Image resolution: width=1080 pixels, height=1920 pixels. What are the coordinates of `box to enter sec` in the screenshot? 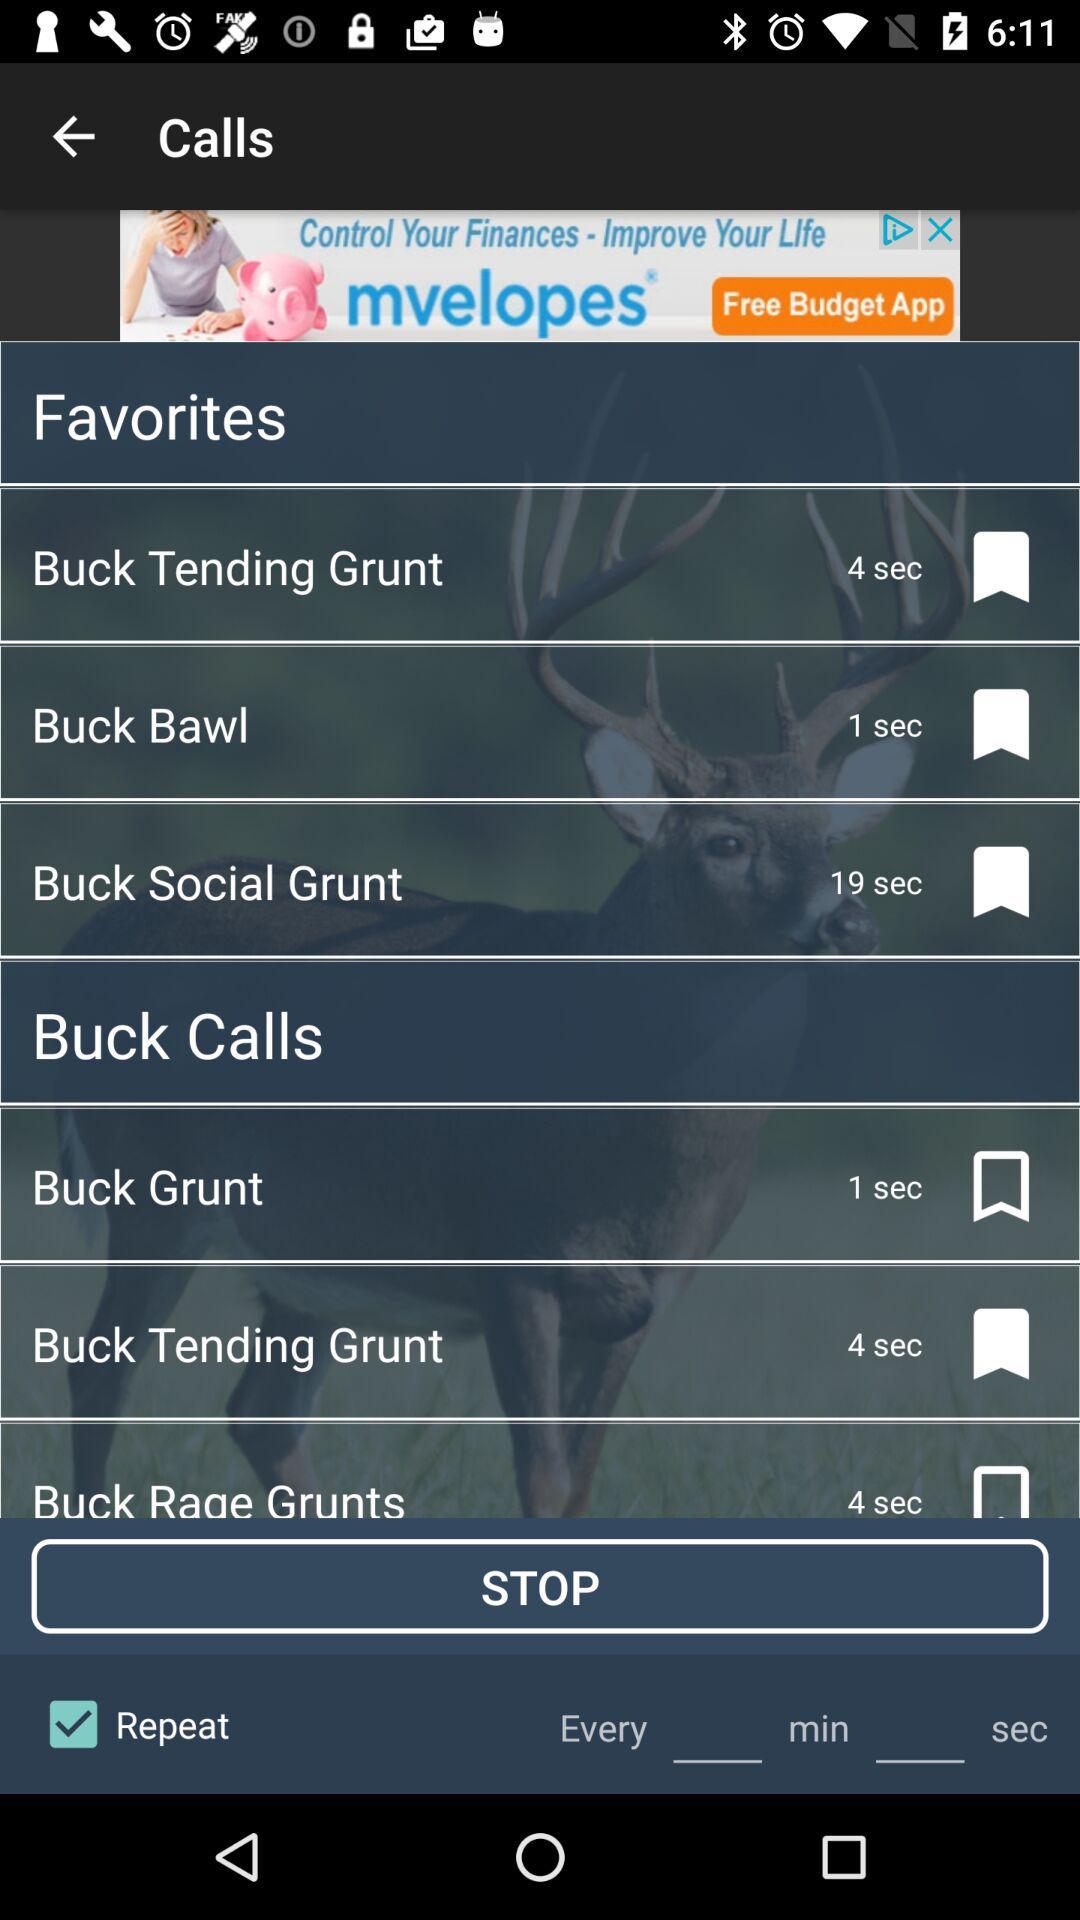 It's located at (920, 1723).